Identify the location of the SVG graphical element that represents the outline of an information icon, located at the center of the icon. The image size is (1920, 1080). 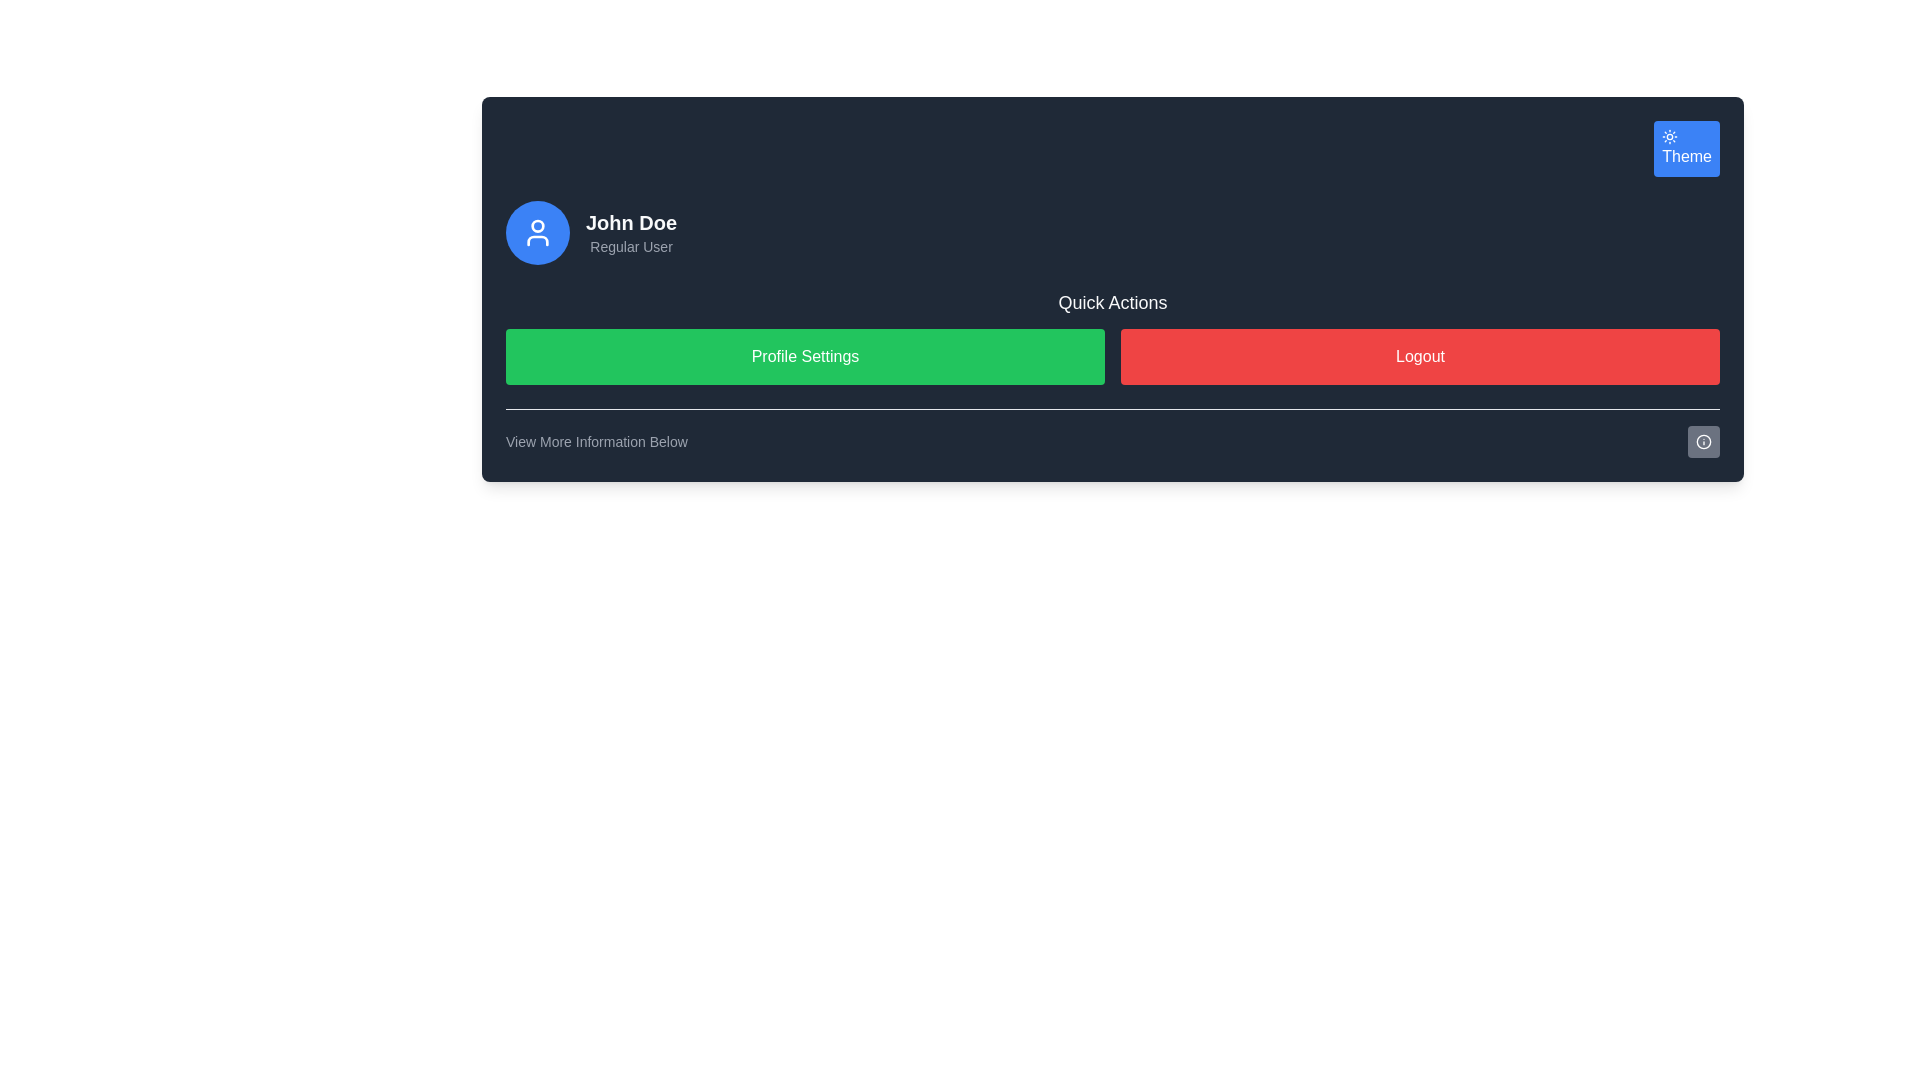
(1703, 441).